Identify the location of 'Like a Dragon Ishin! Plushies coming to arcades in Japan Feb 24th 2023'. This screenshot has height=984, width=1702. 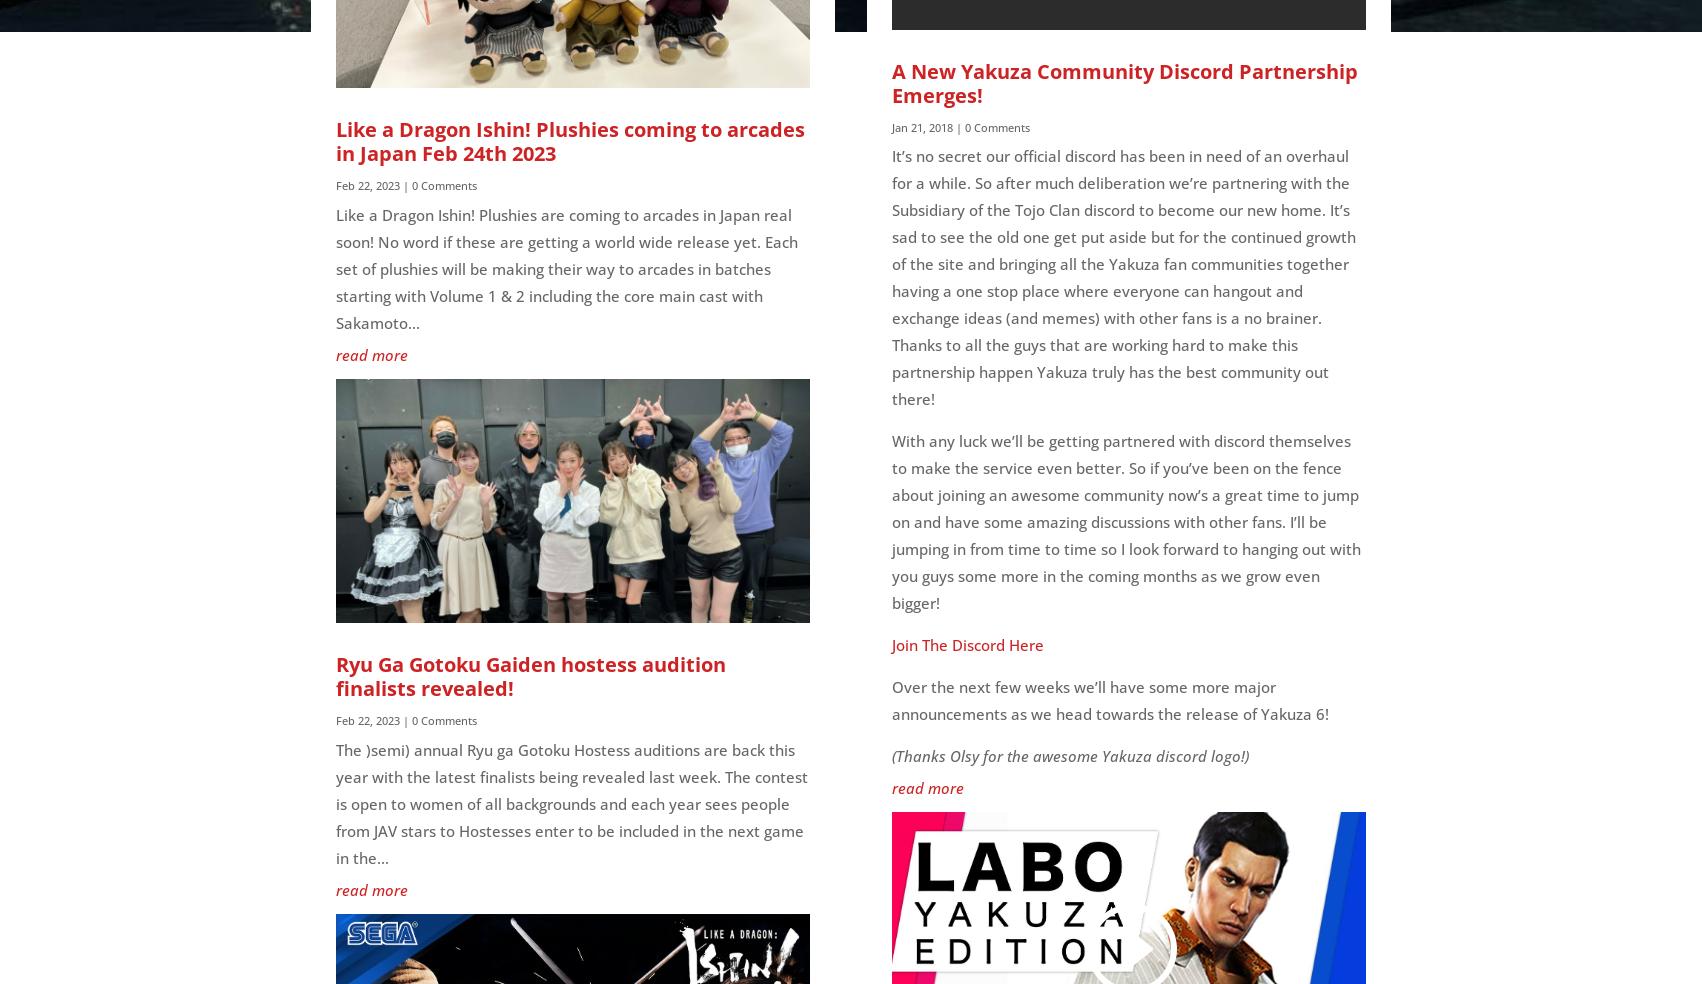
(570, 140).